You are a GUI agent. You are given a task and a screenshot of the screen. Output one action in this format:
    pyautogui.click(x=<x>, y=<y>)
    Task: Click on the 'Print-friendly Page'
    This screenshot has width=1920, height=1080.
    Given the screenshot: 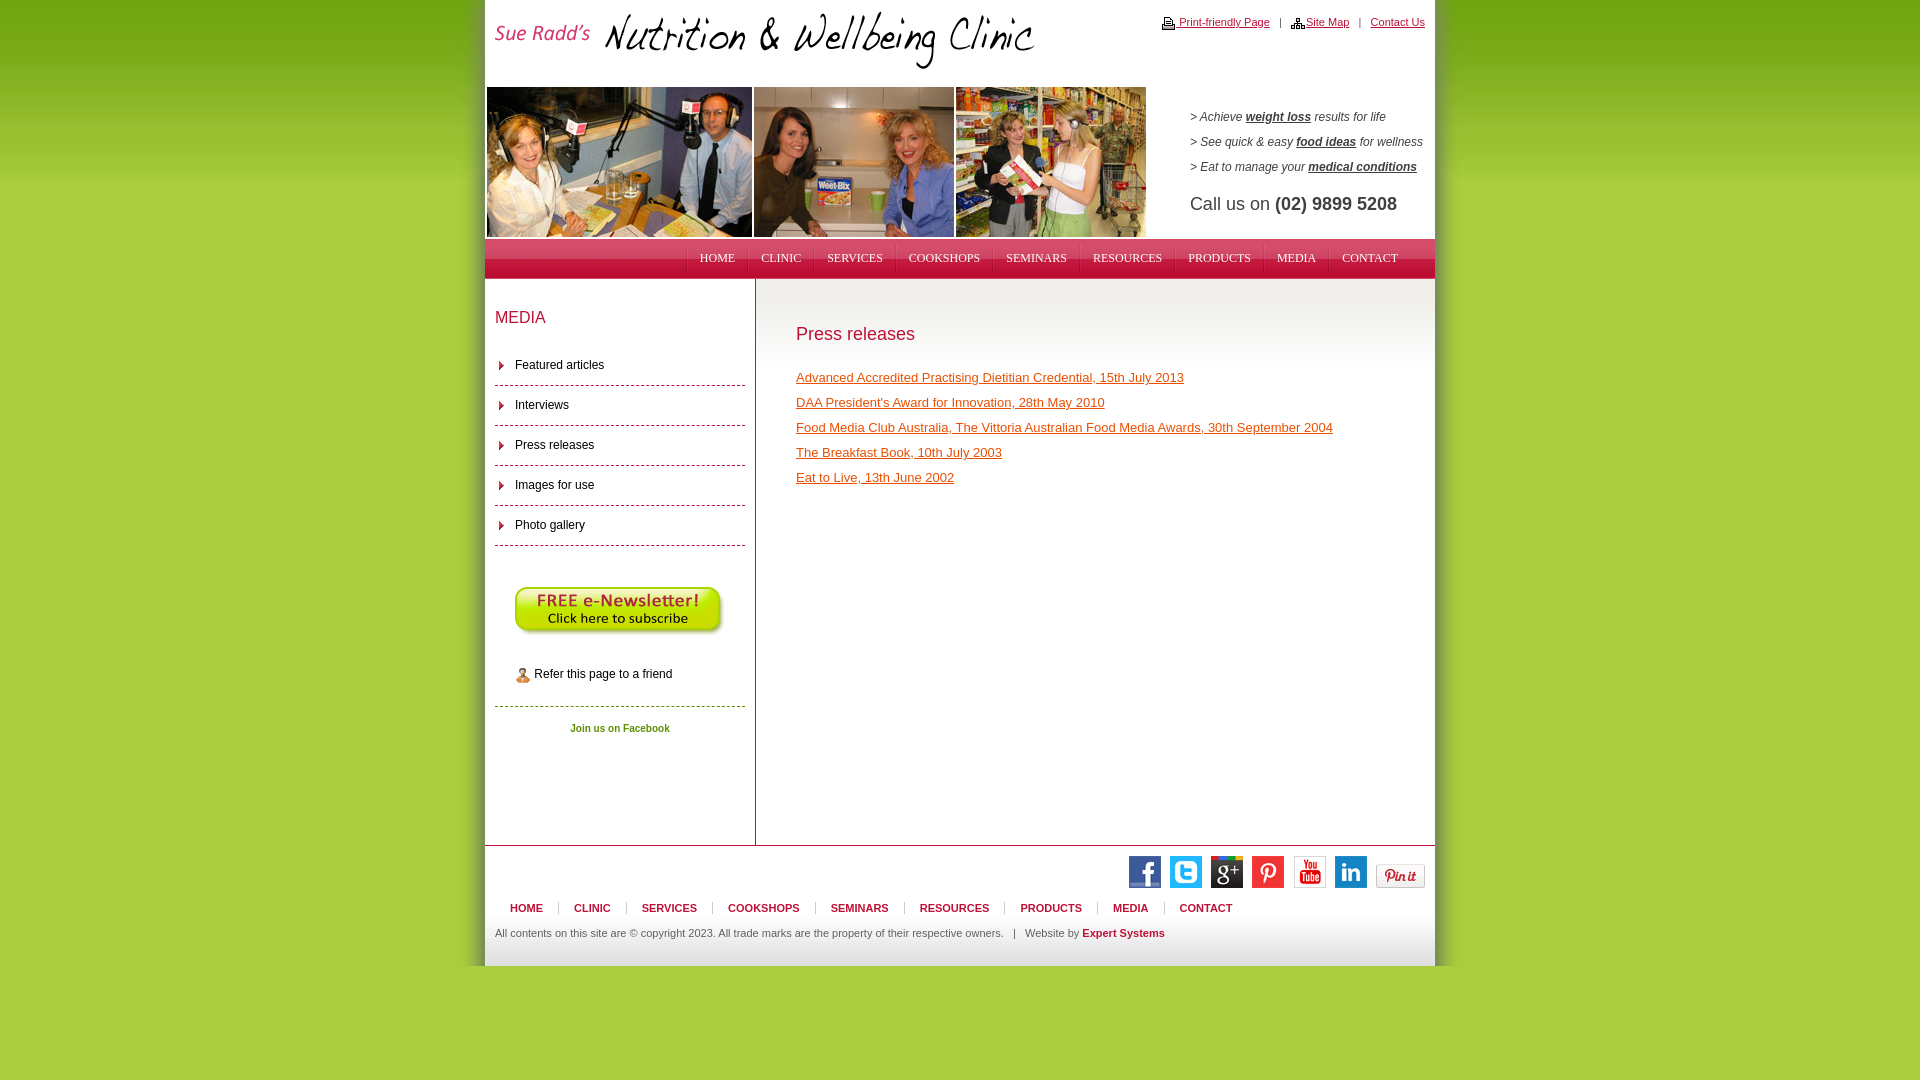 What is the action you would take?
    pyautogui.click(x=1161, y=22)
    